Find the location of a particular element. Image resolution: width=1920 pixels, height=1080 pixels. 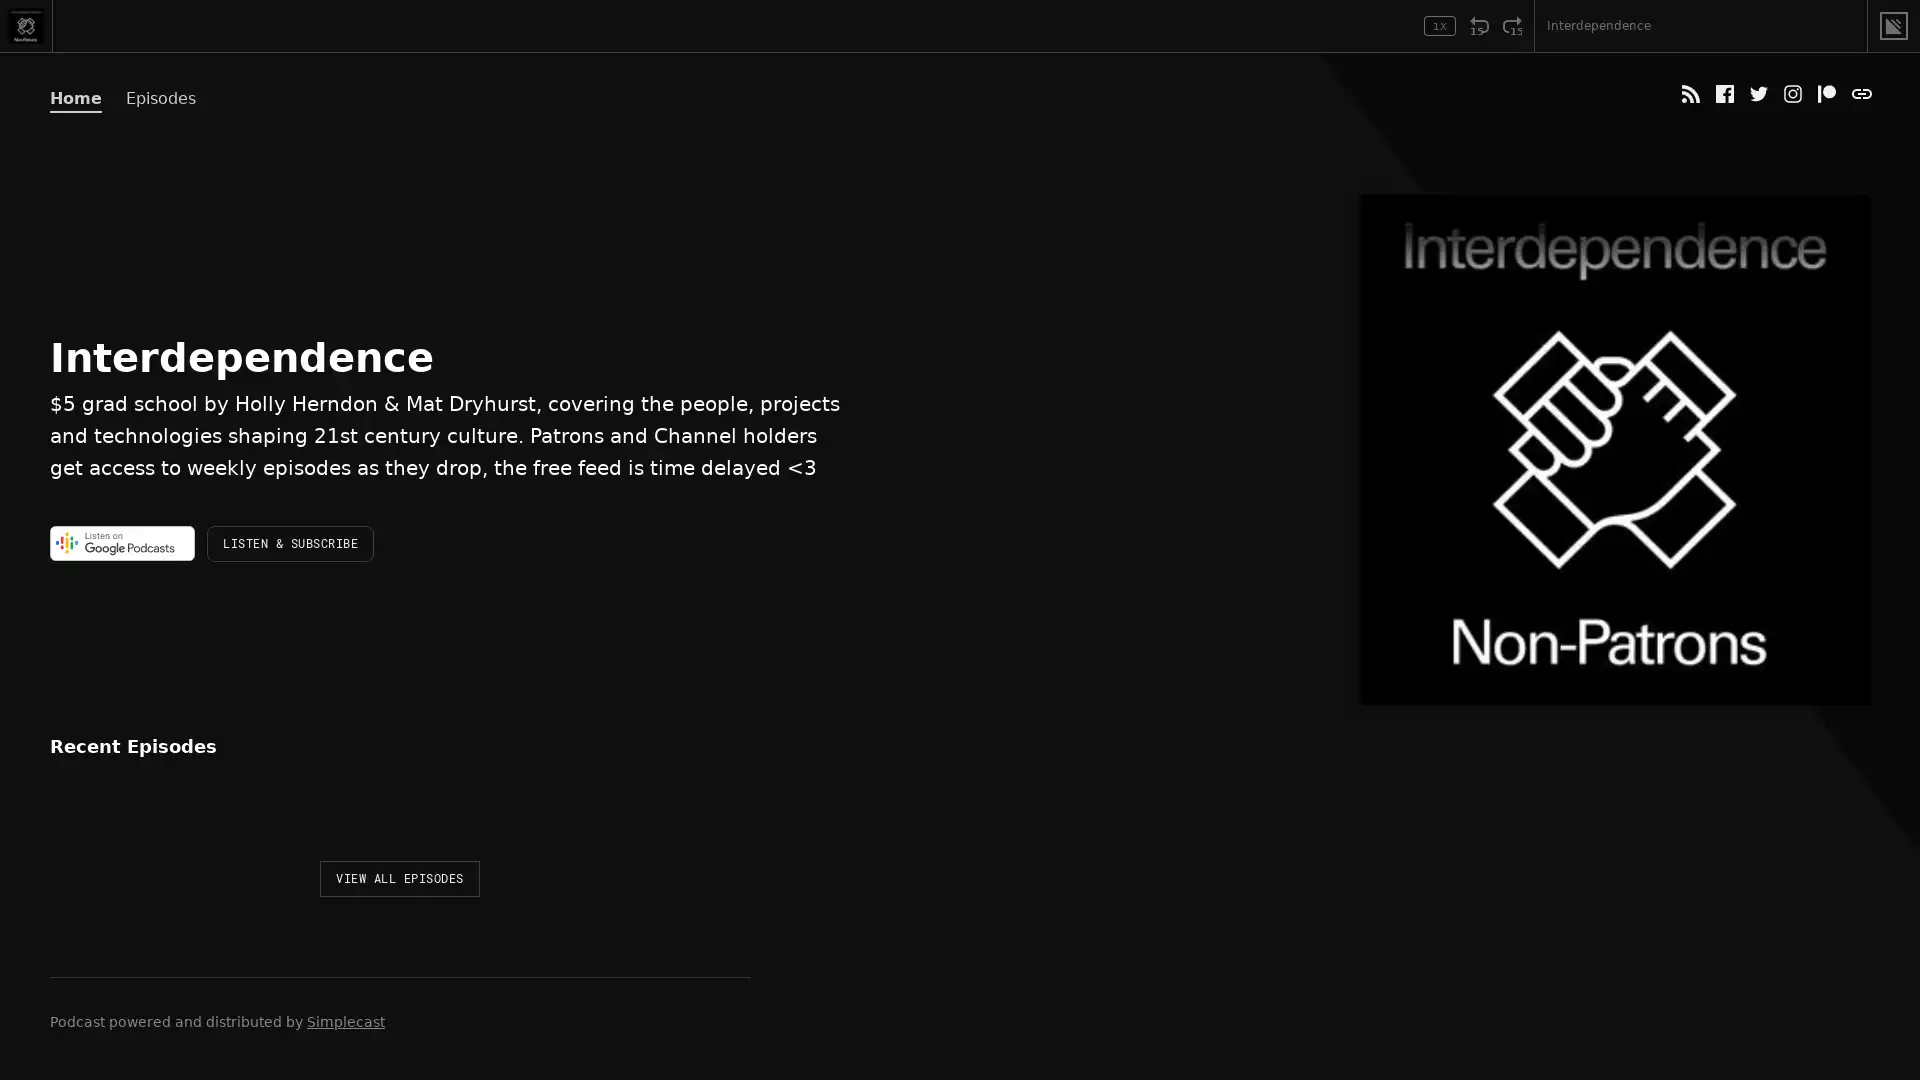

LISTEN & SUBSCRIBE is located at coordinates (289, 543).